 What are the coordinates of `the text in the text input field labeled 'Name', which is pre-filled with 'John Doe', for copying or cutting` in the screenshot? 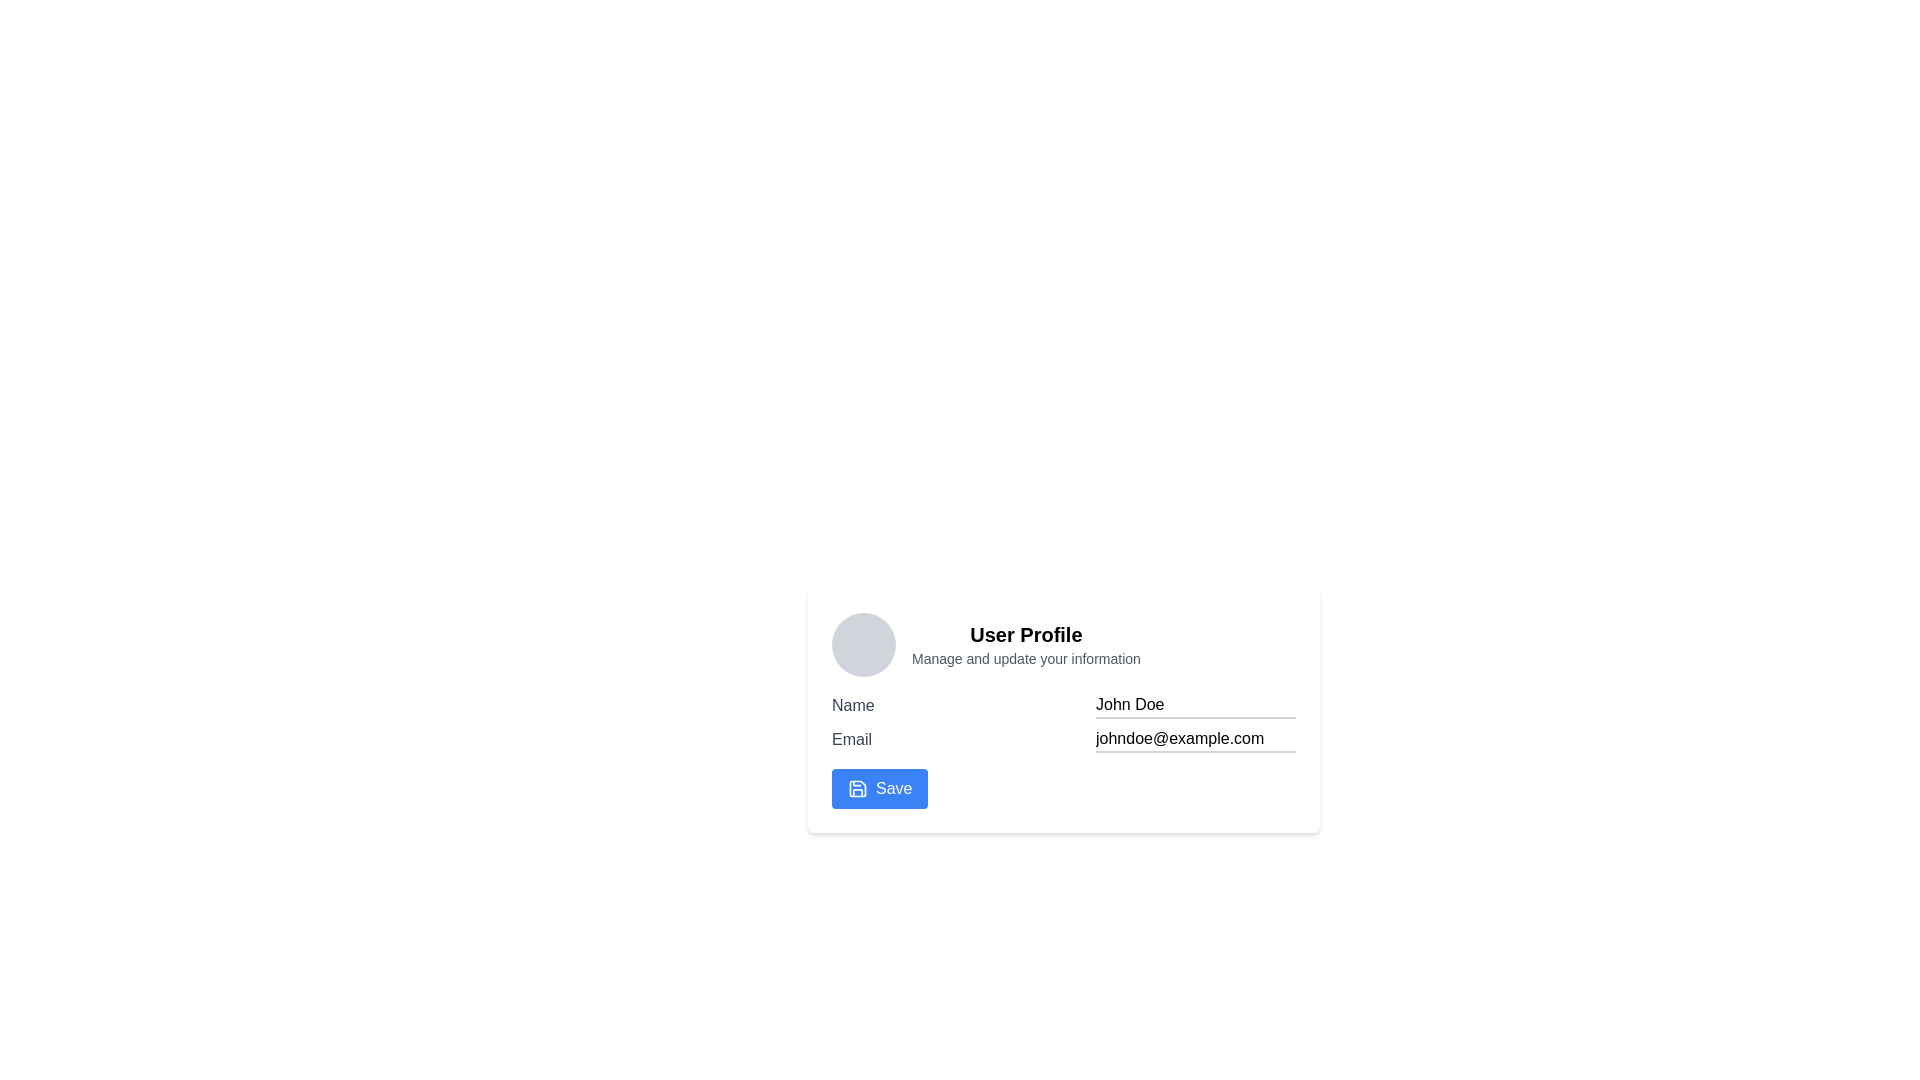 It's located at (1195, 704).